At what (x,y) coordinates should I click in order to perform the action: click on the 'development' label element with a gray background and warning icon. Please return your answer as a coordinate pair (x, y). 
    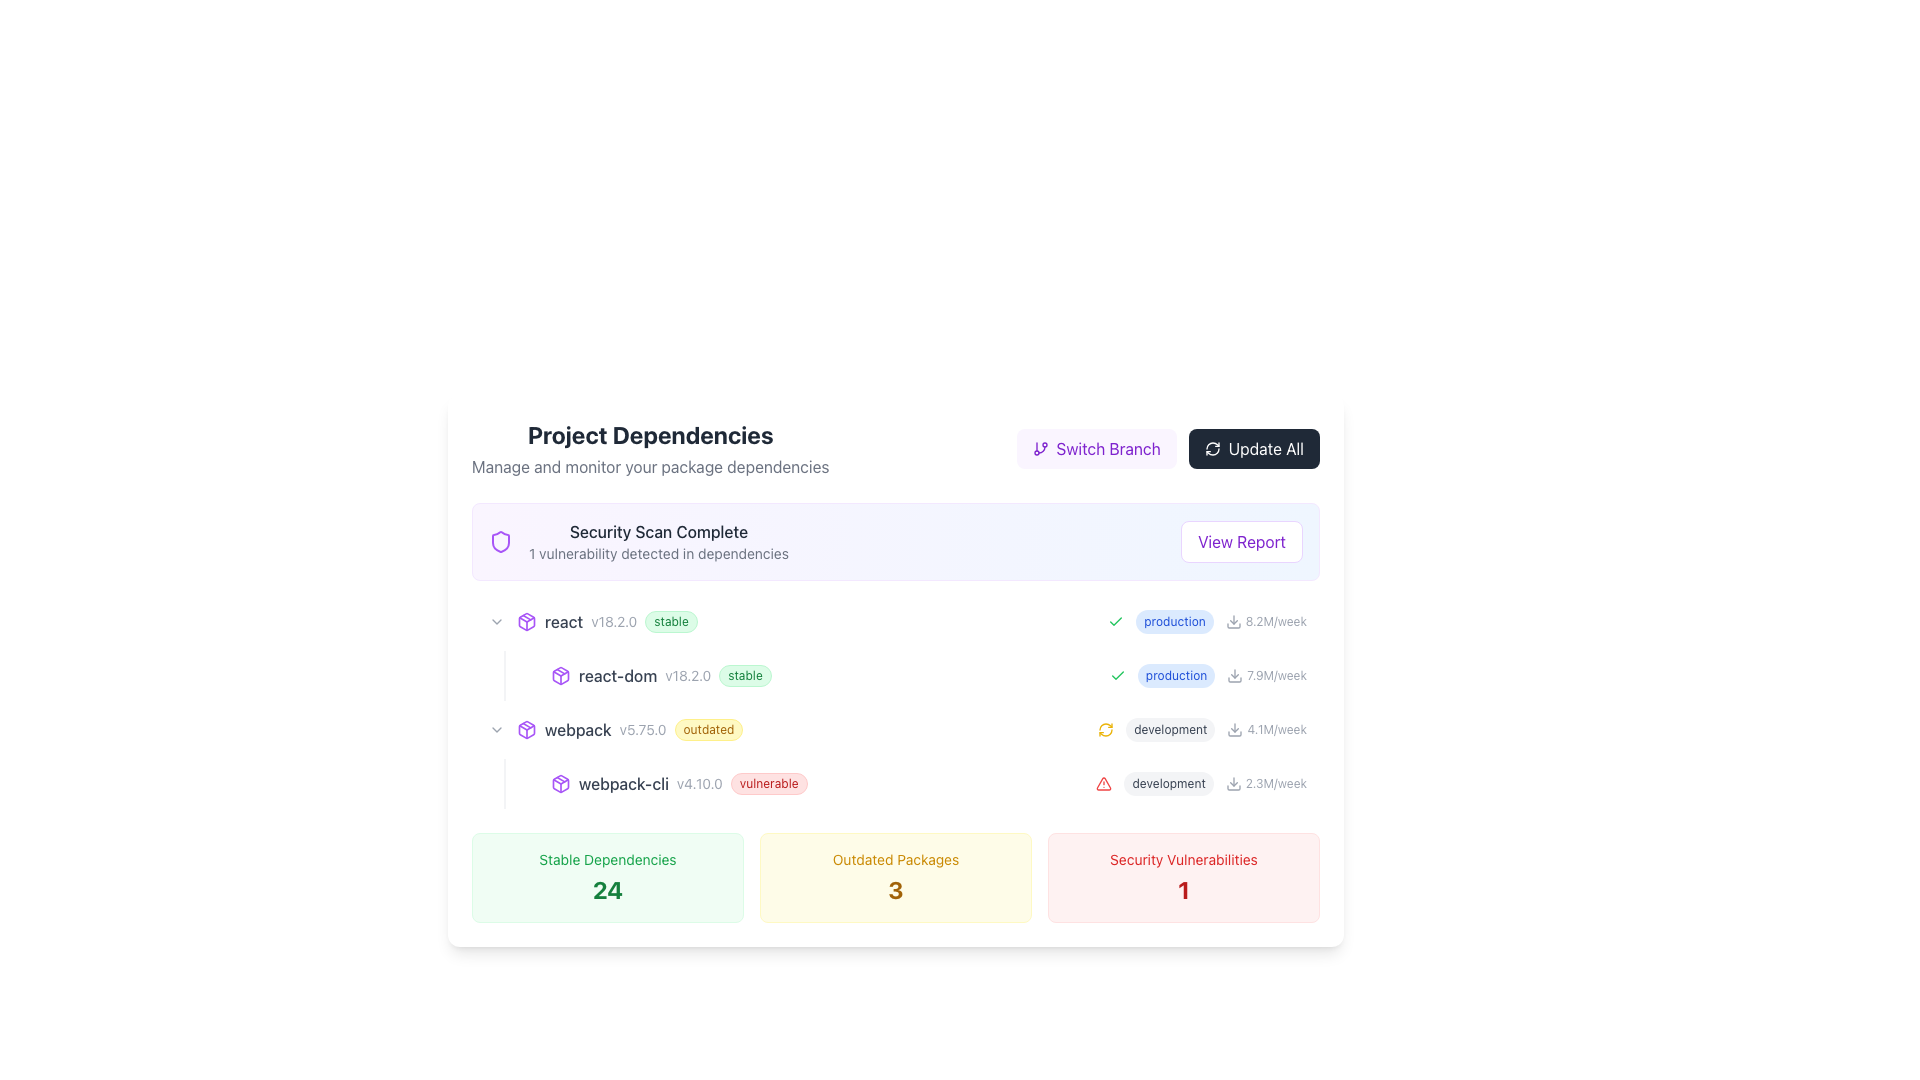
    Looking at the image, I should click on (1200, 782).